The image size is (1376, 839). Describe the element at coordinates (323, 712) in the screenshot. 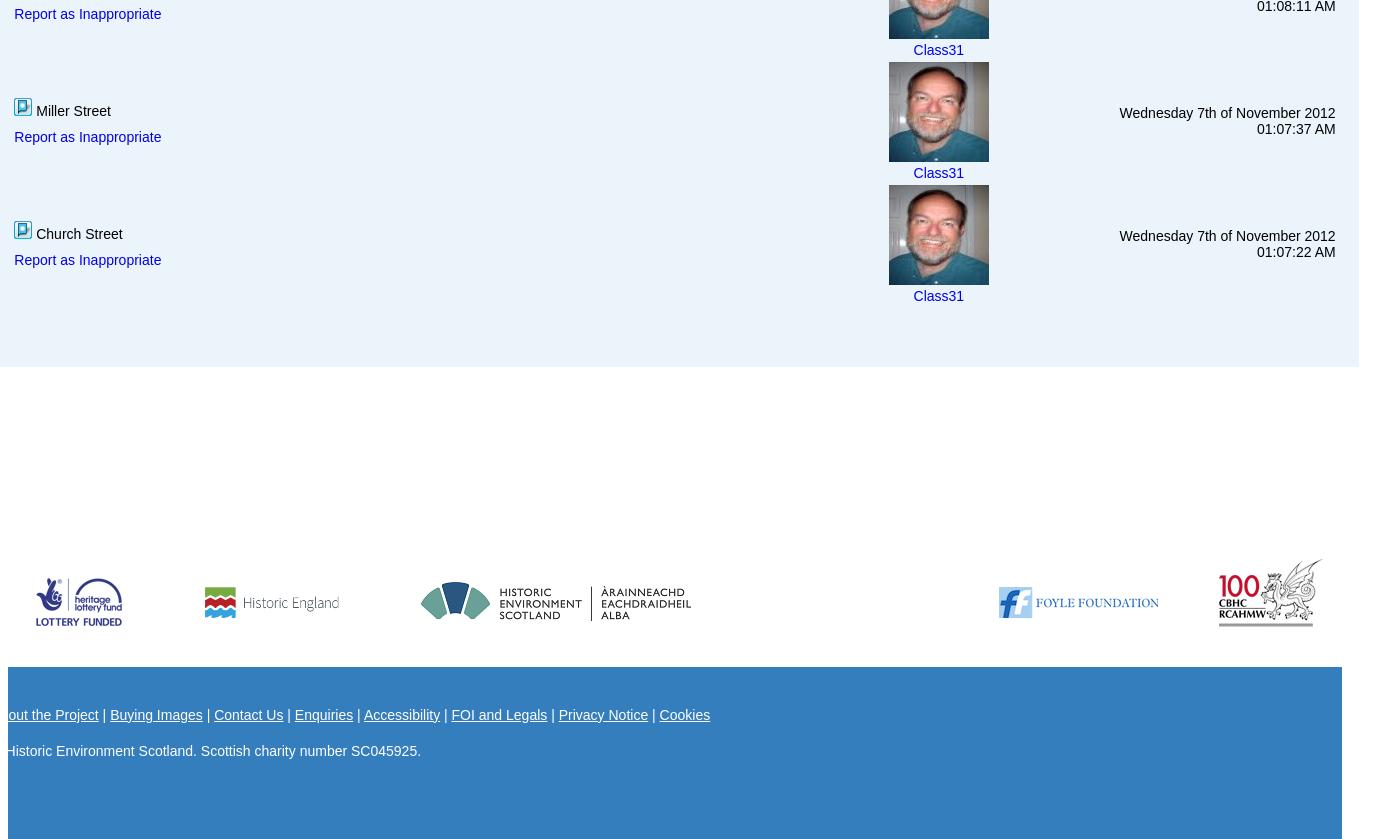

I see `'Enquiries'` at that location.